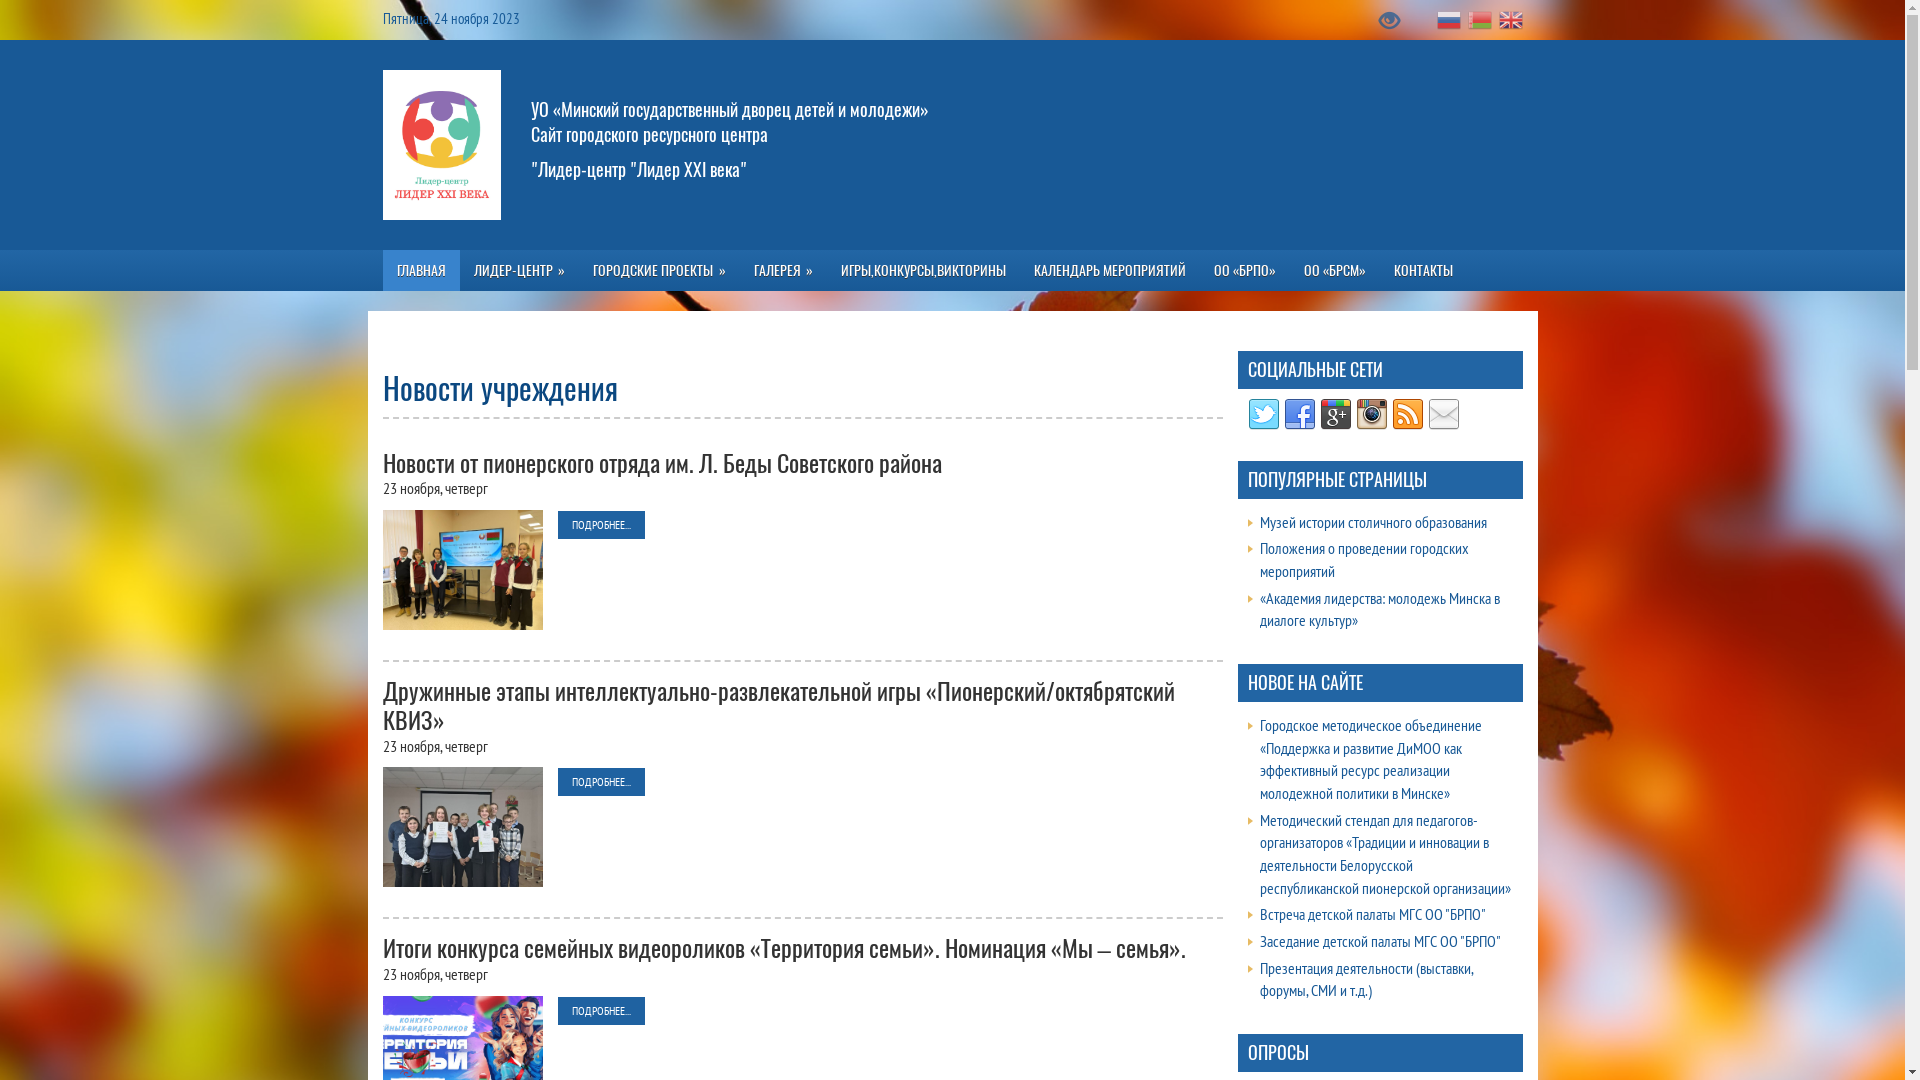  What do you see at coordinates (1371, 412) in the screenshot?
I see `'Instagram'` at bounding box center [1371, 412].